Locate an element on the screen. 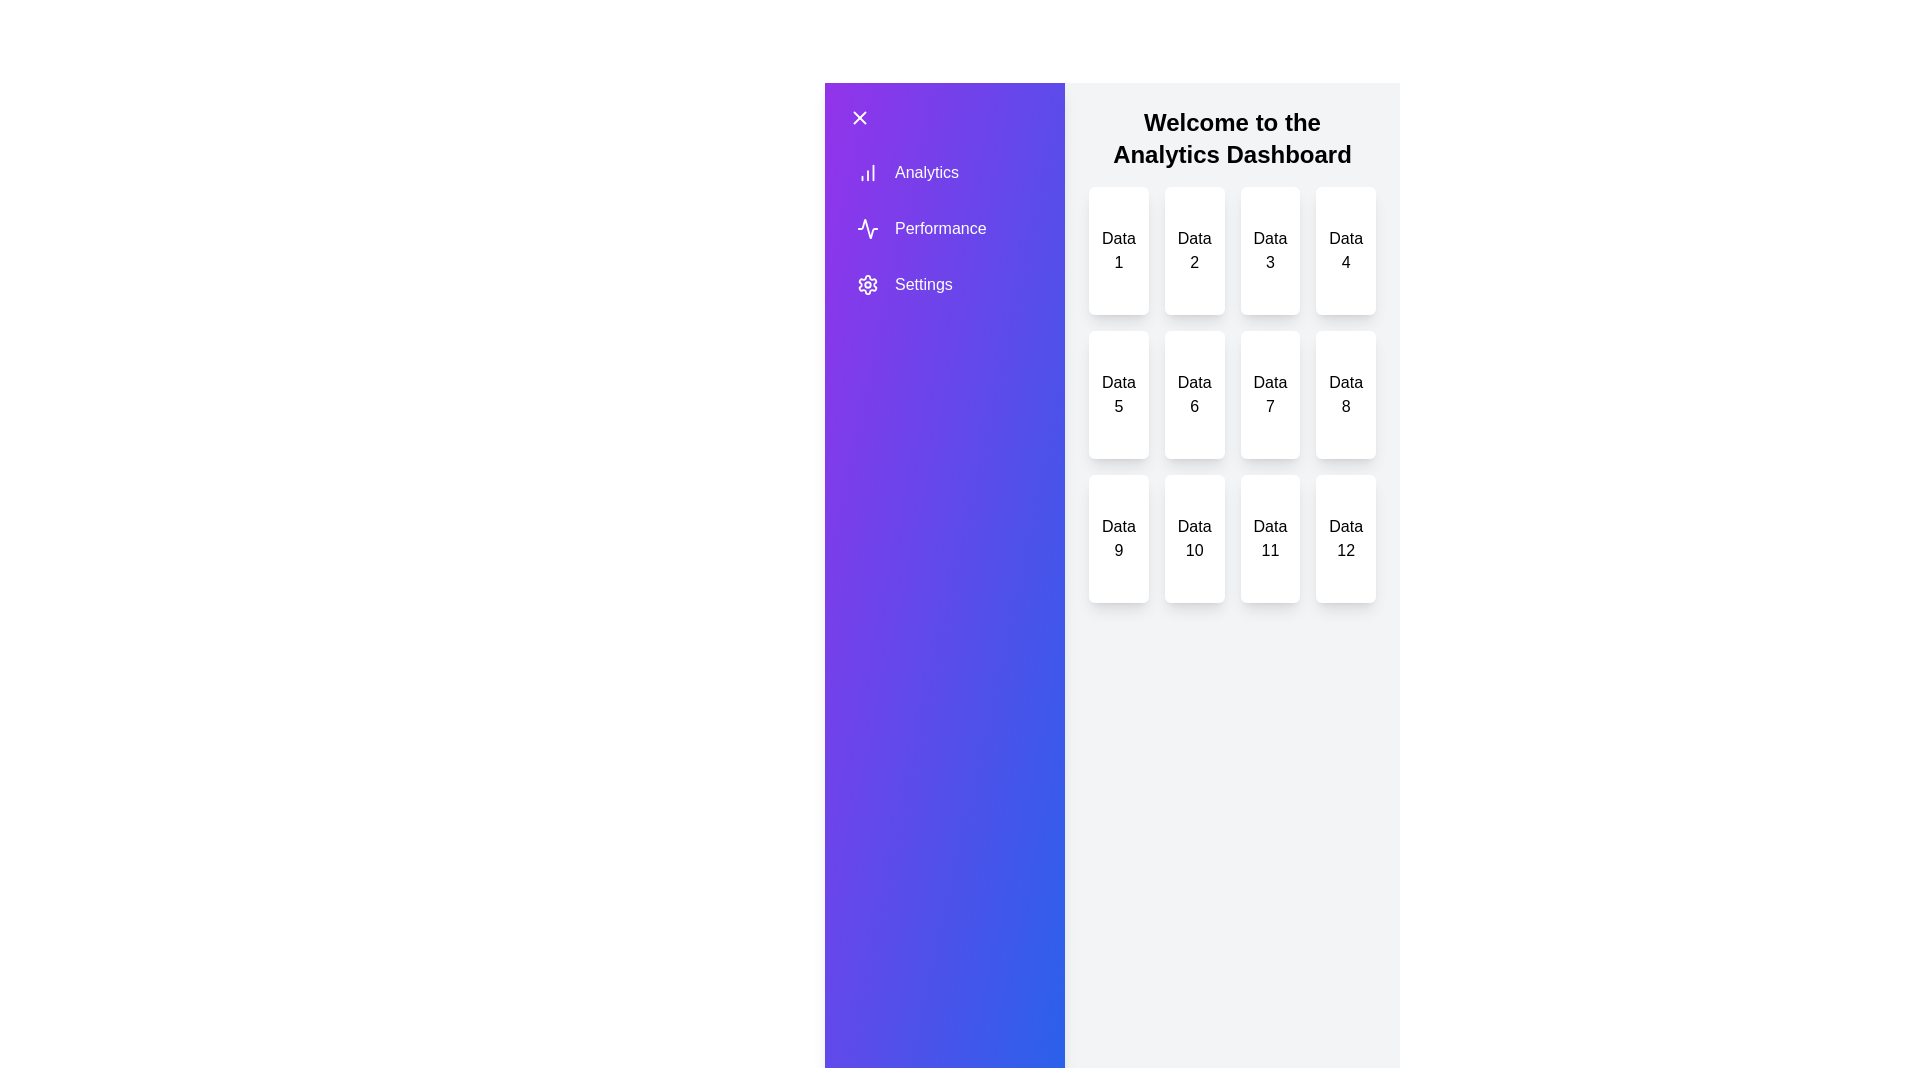 This screenshot has width=1920, height=1080. the drawer item labeled Analytics to trigger its hover effect is located at coordinates (920, 172).